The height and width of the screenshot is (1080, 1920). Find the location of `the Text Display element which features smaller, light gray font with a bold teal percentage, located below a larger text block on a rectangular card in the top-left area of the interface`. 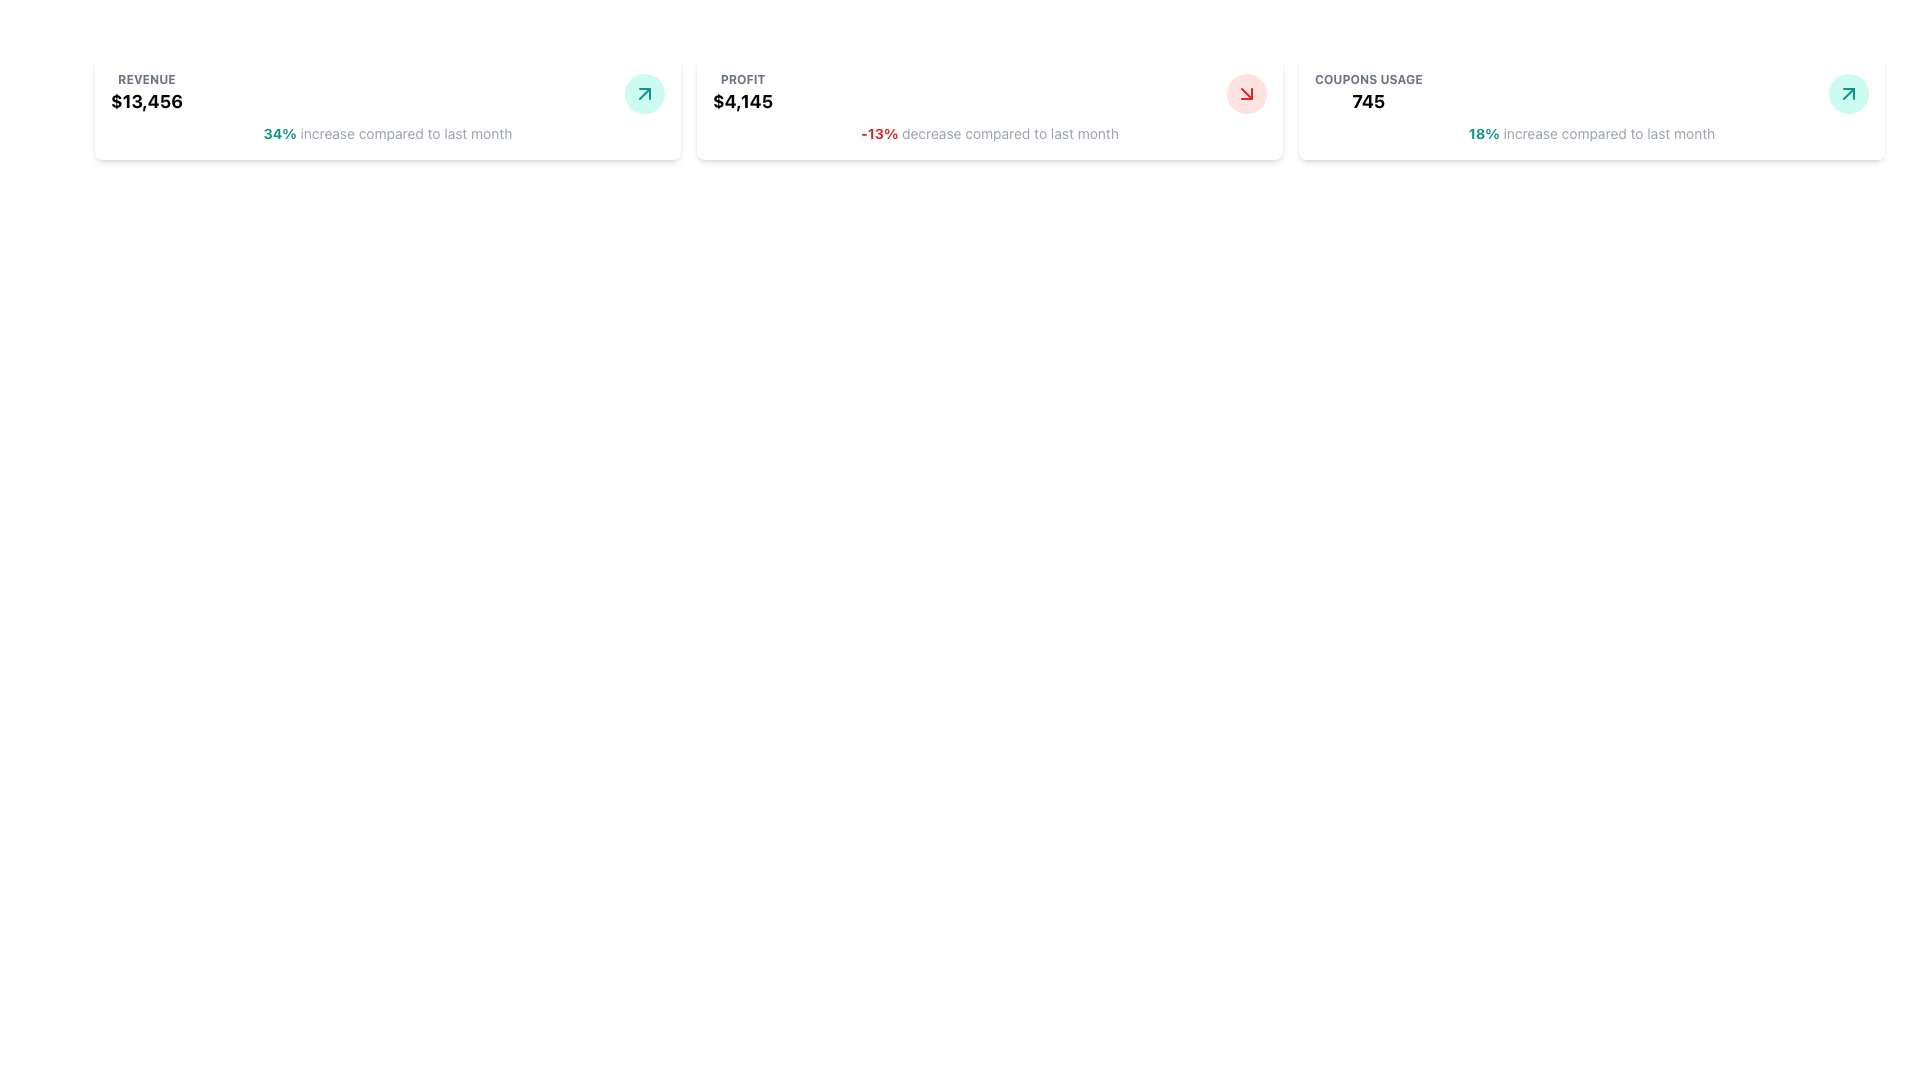

the Text Display element which features smaller, light gray font with a bold teal percentage, located below a larger text block on a rectangular card in the top-left area of the interface is located at coordinates (388, 134).